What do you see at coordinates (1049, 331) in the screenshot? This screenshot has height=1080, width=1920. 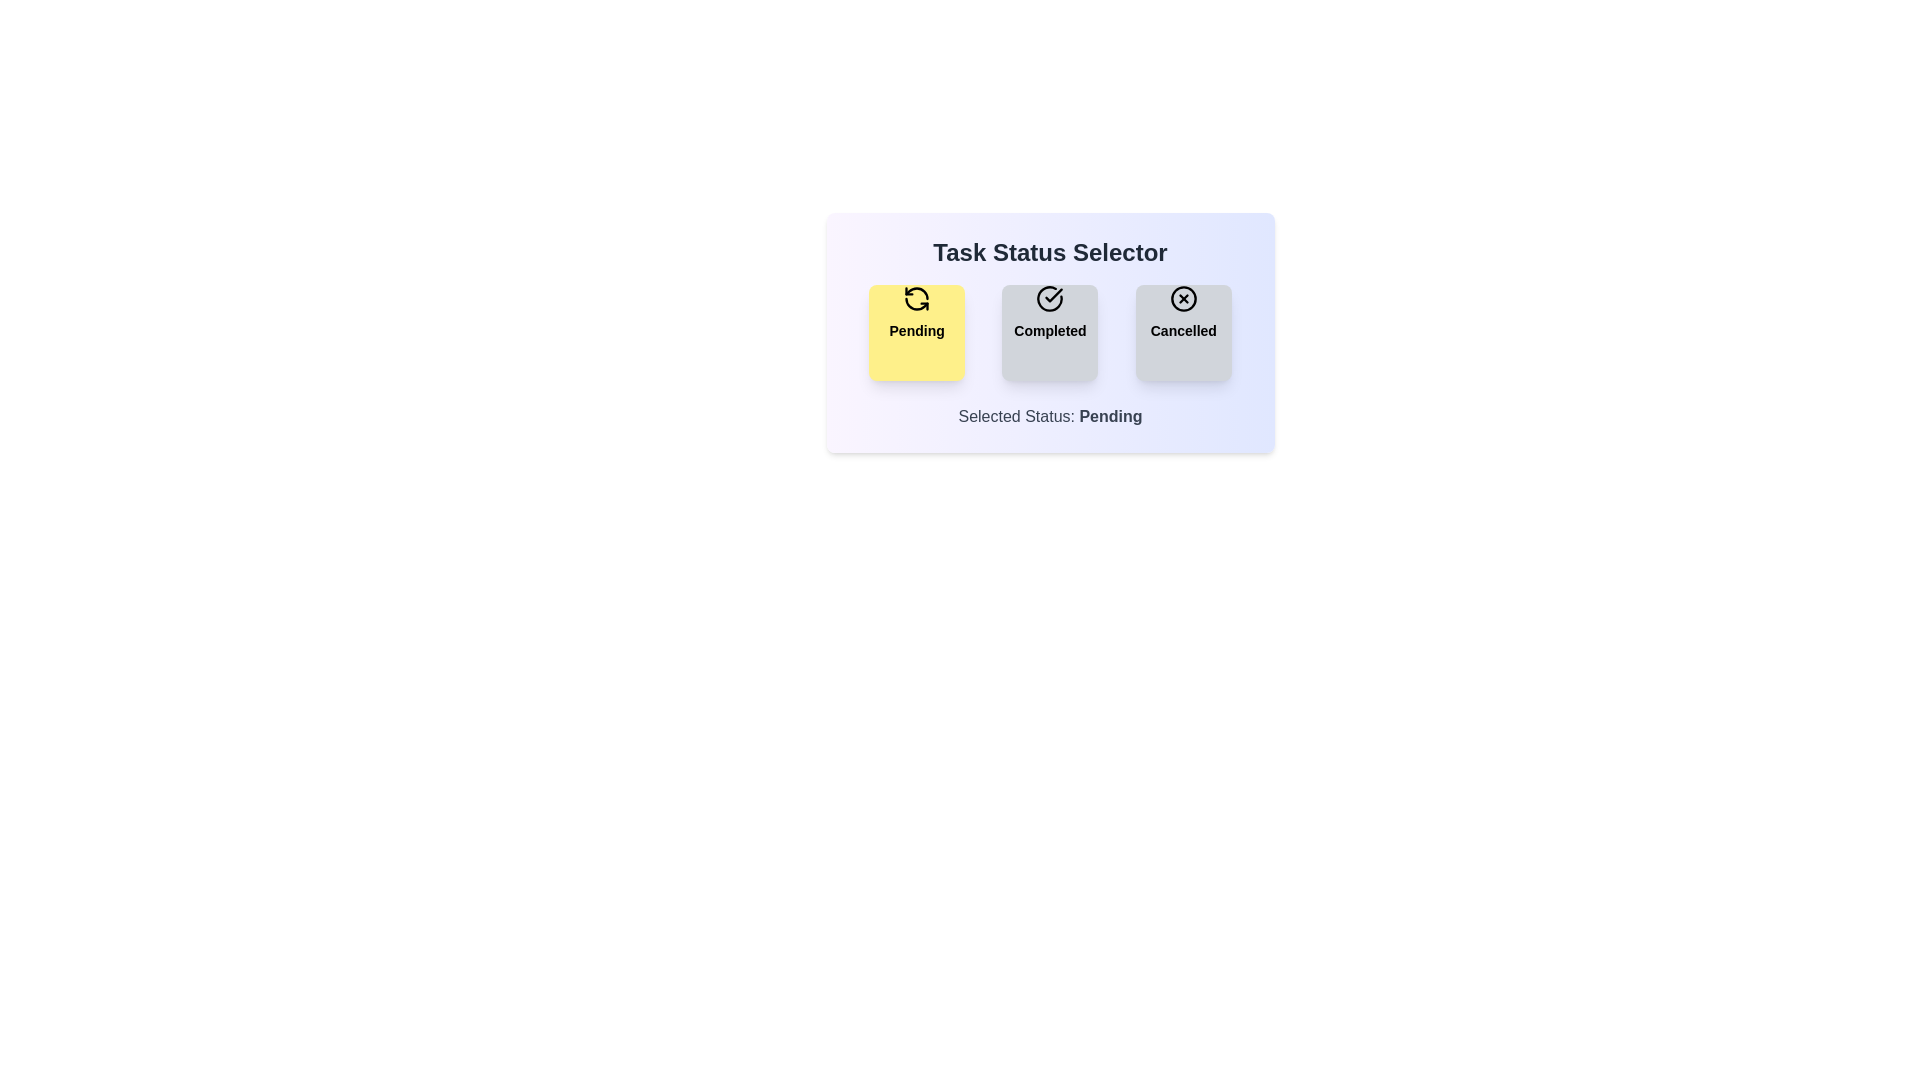 I see `the 'Completed' button to activate it` at bounding box center [1049, 331].